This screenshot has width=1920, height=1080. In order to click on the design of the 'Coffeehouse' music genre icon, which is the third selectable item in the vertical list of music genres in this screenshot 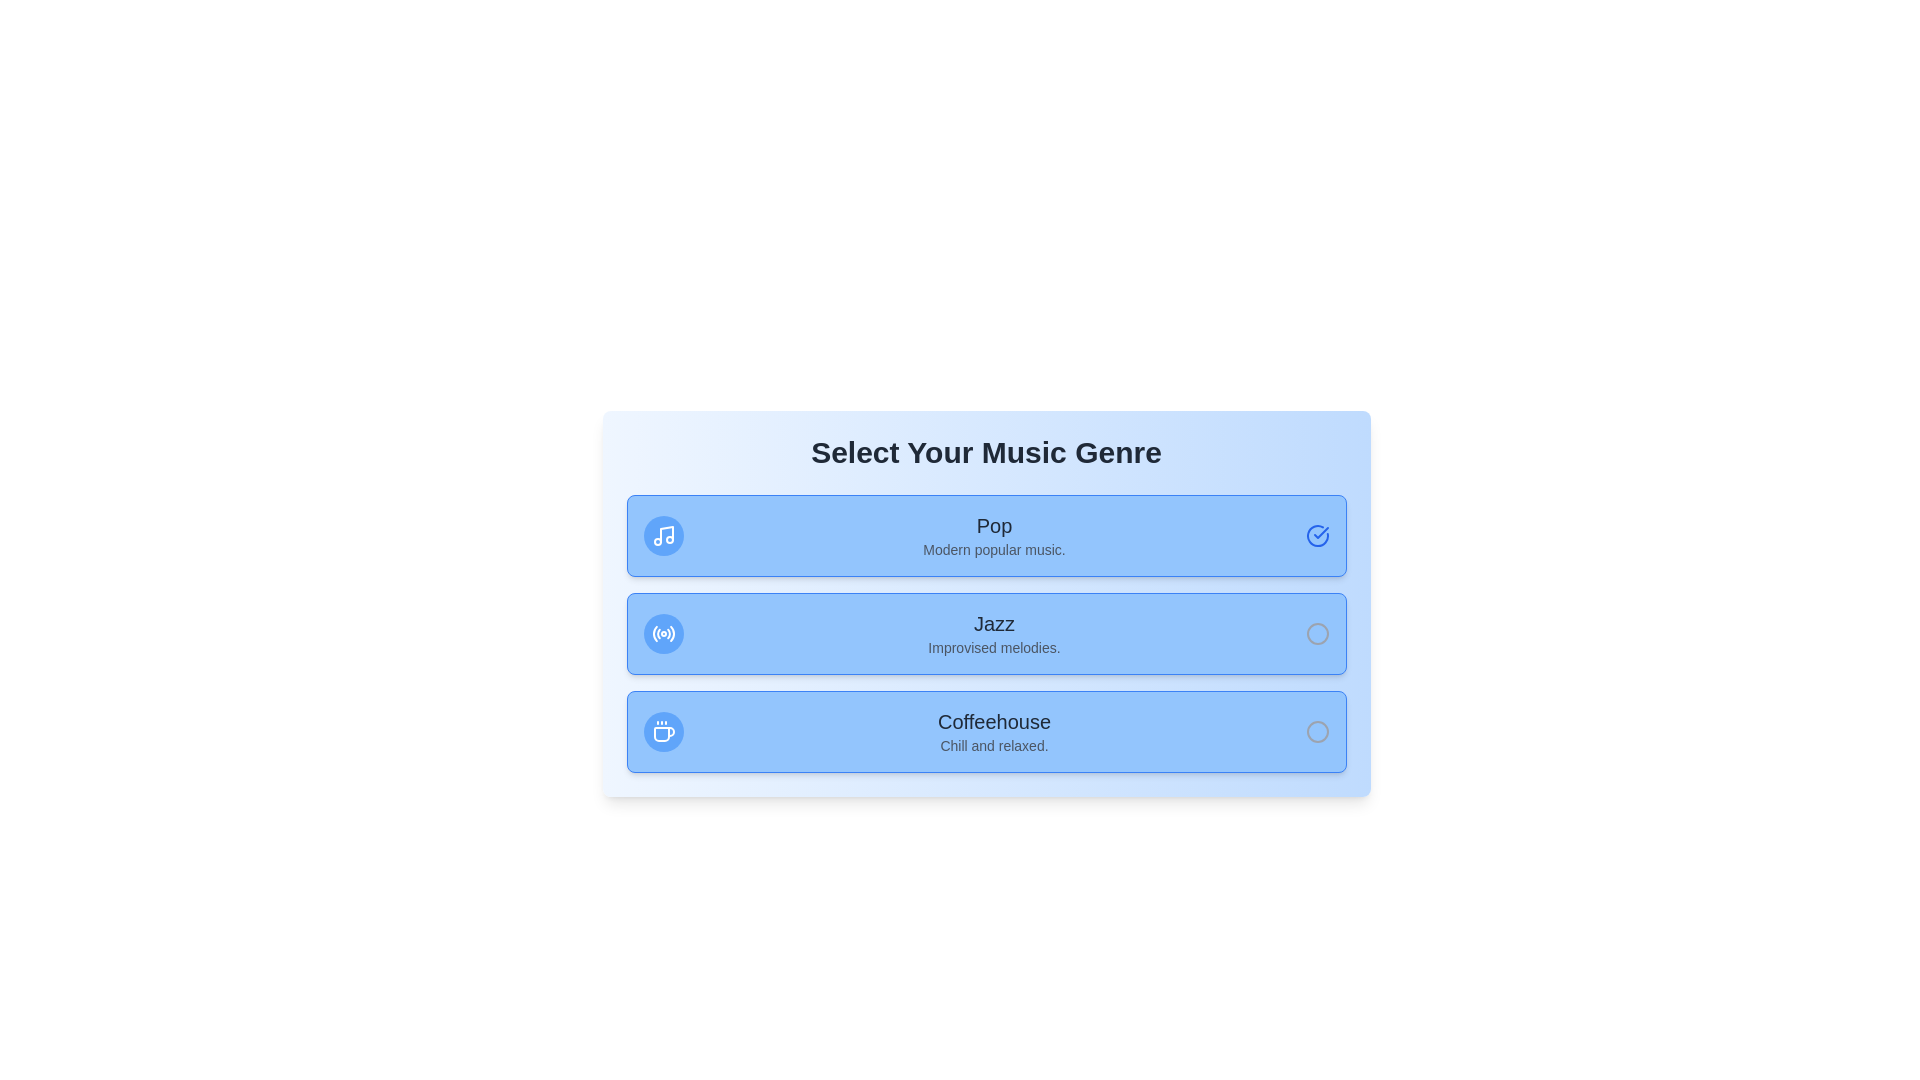, I will do `click(663, 732)`.